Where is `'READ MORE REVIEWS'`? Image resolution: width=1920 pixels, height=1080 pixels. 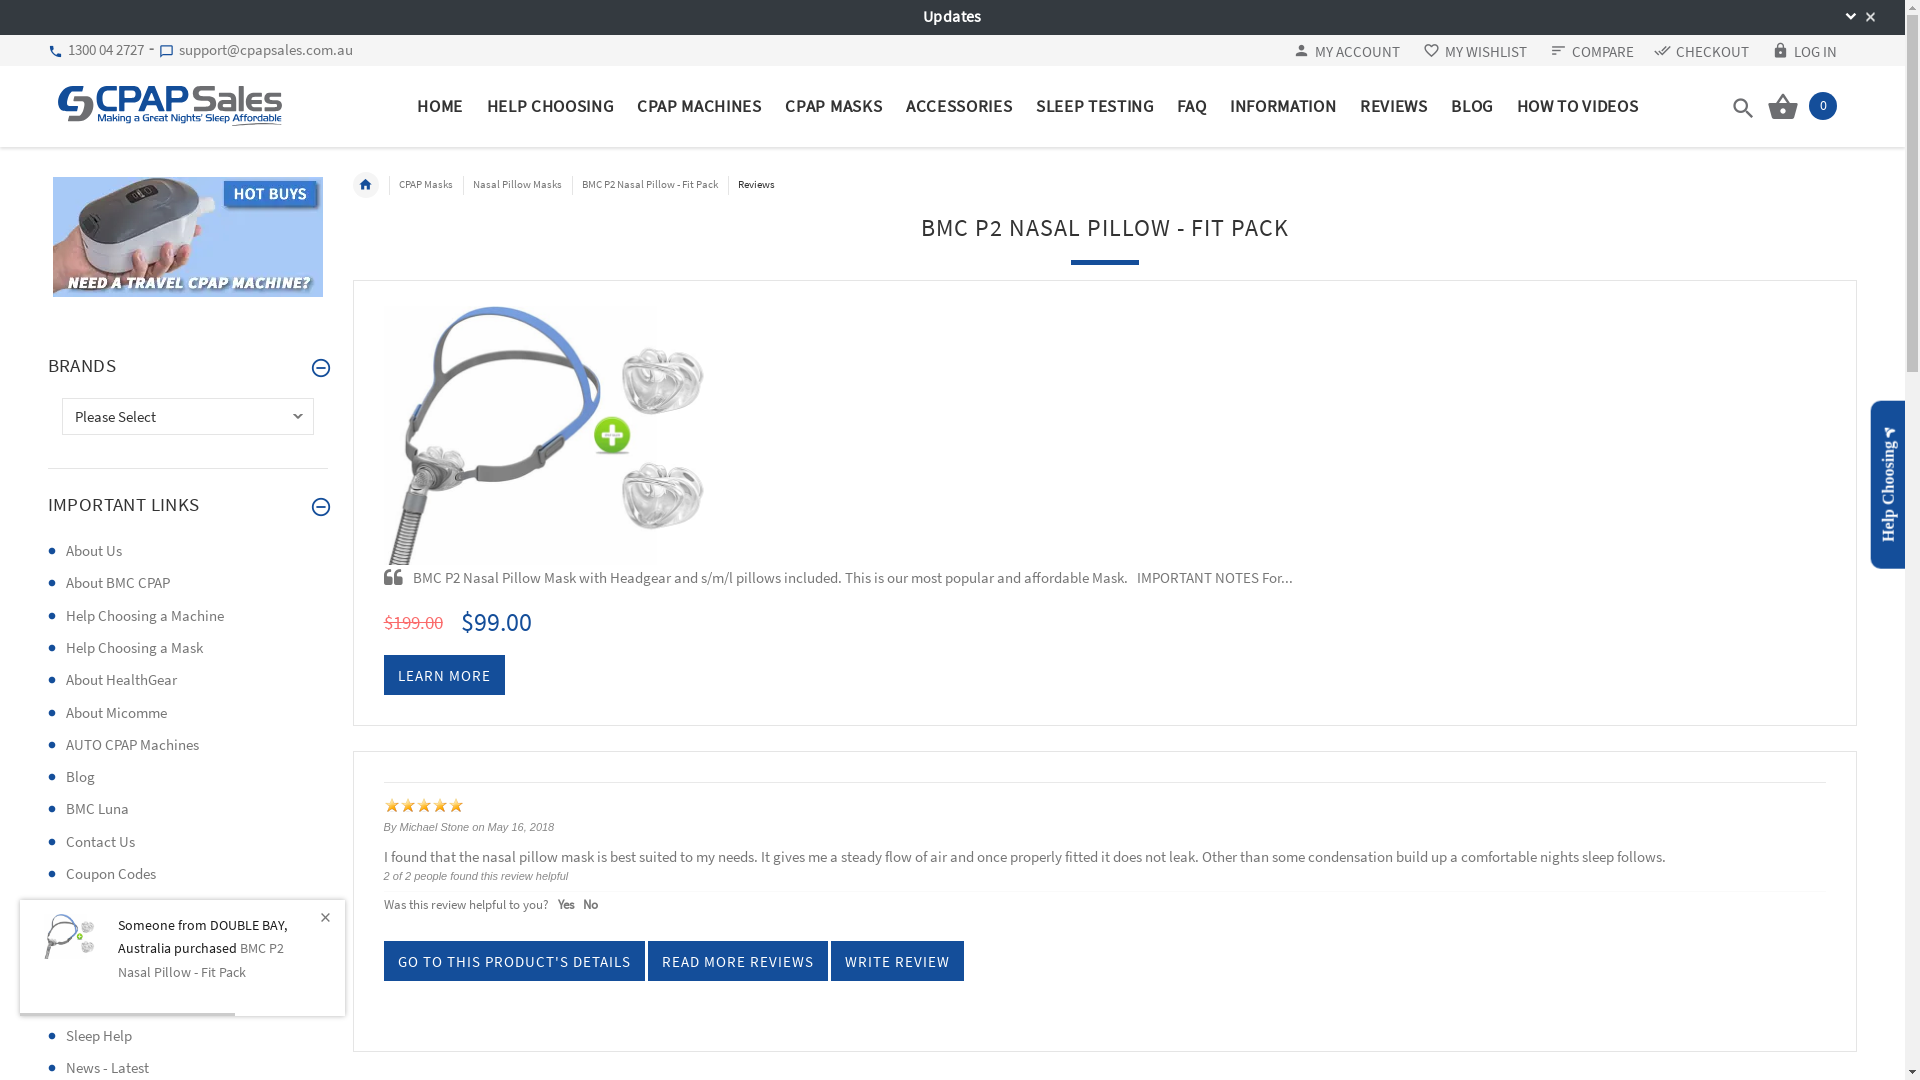
'READ MORE REVIEWS' is located at coordinates (737, 959).